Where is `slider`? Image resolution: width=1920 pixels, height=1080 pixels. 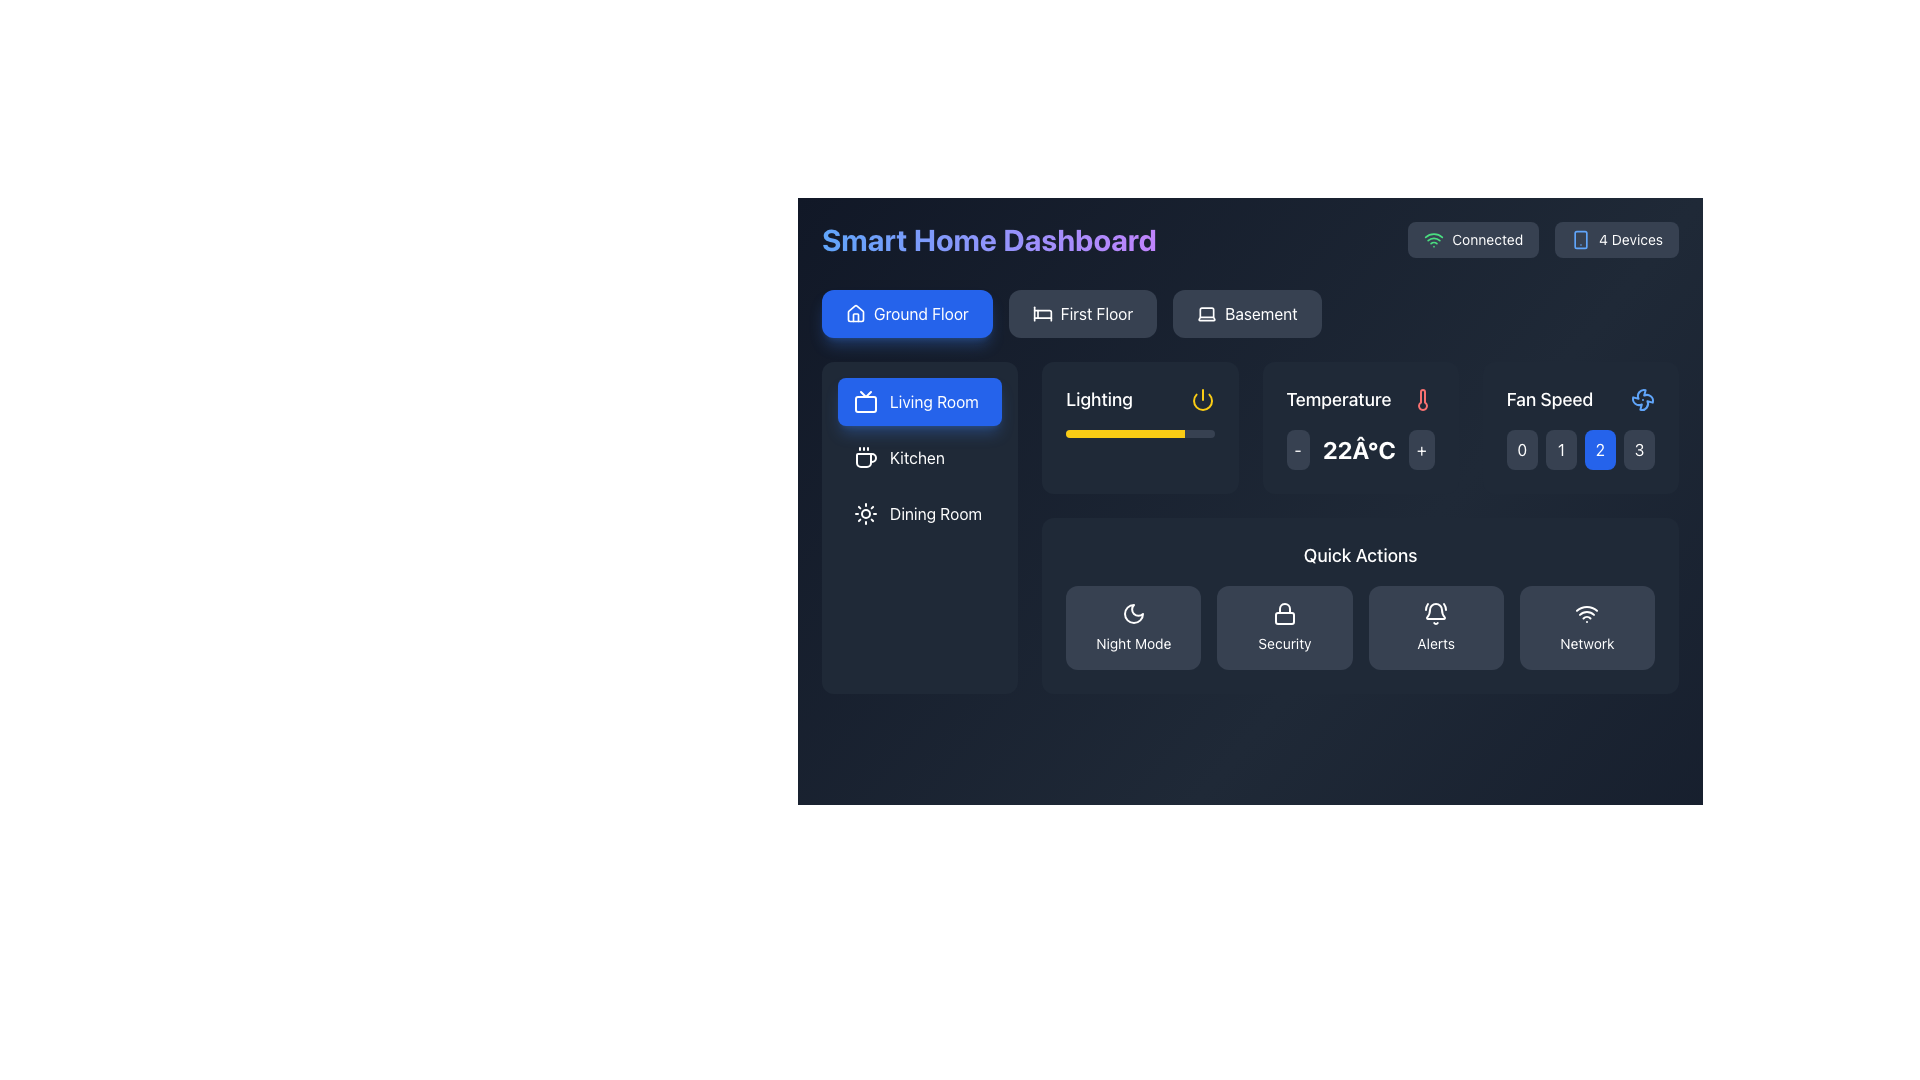
slider is located at coordinates (1137, 433).